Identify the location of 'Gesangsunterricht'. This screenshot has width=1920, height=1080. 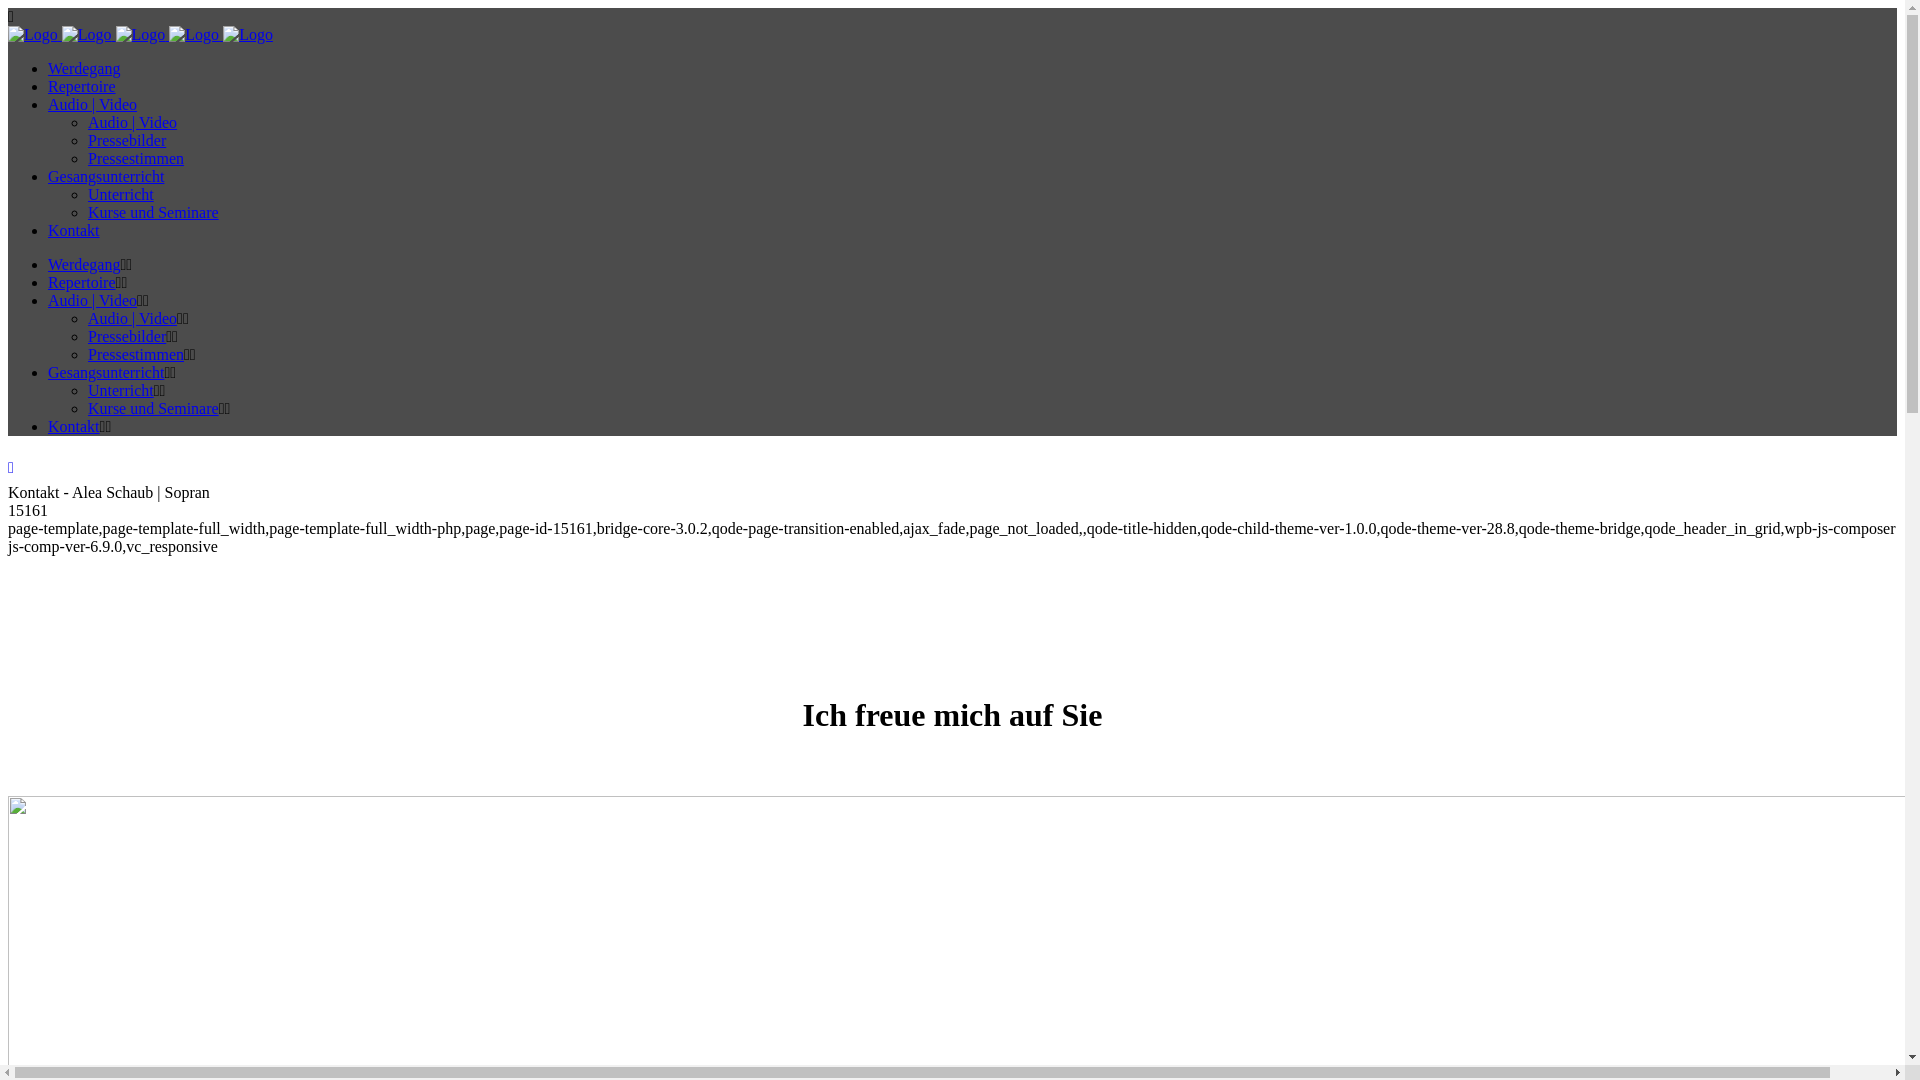
(104, 175).